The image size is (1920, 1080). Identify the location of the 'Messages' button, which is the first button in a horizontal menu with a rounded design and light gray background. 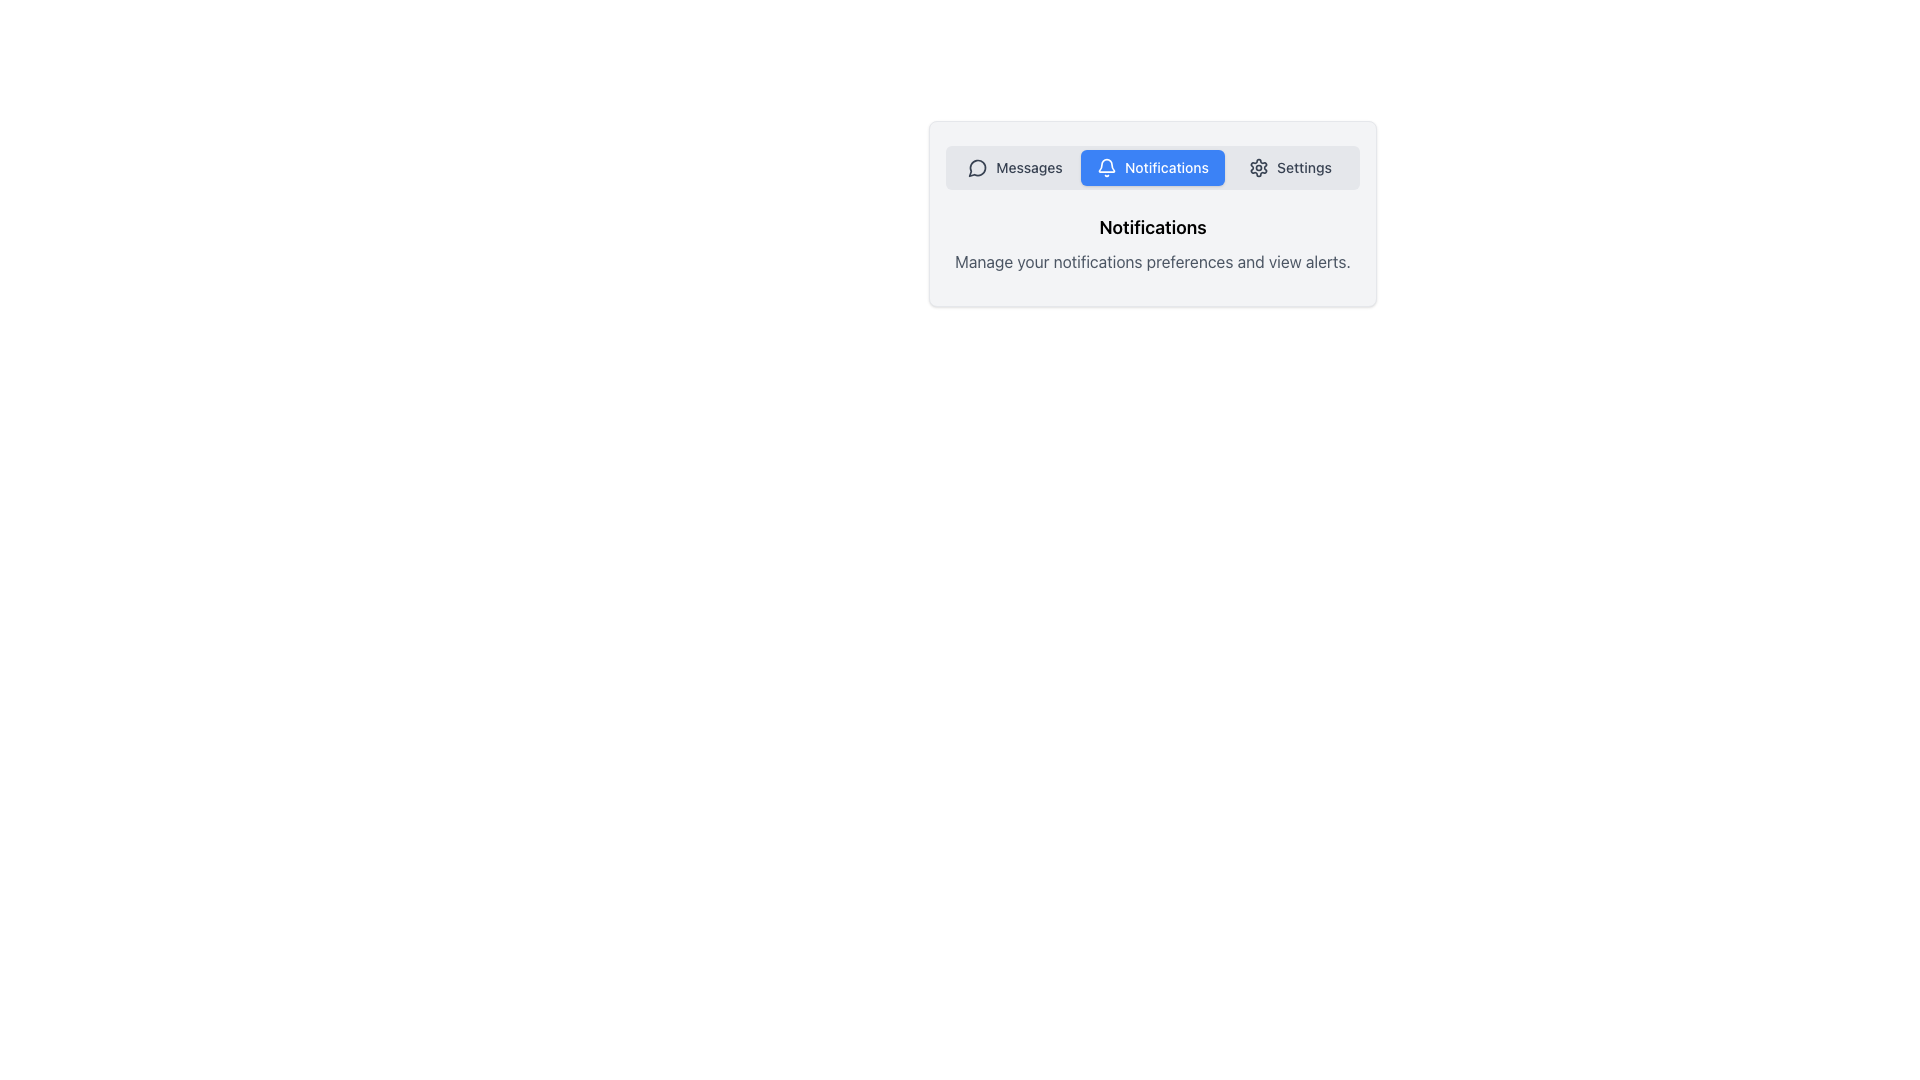
(1015, 167).